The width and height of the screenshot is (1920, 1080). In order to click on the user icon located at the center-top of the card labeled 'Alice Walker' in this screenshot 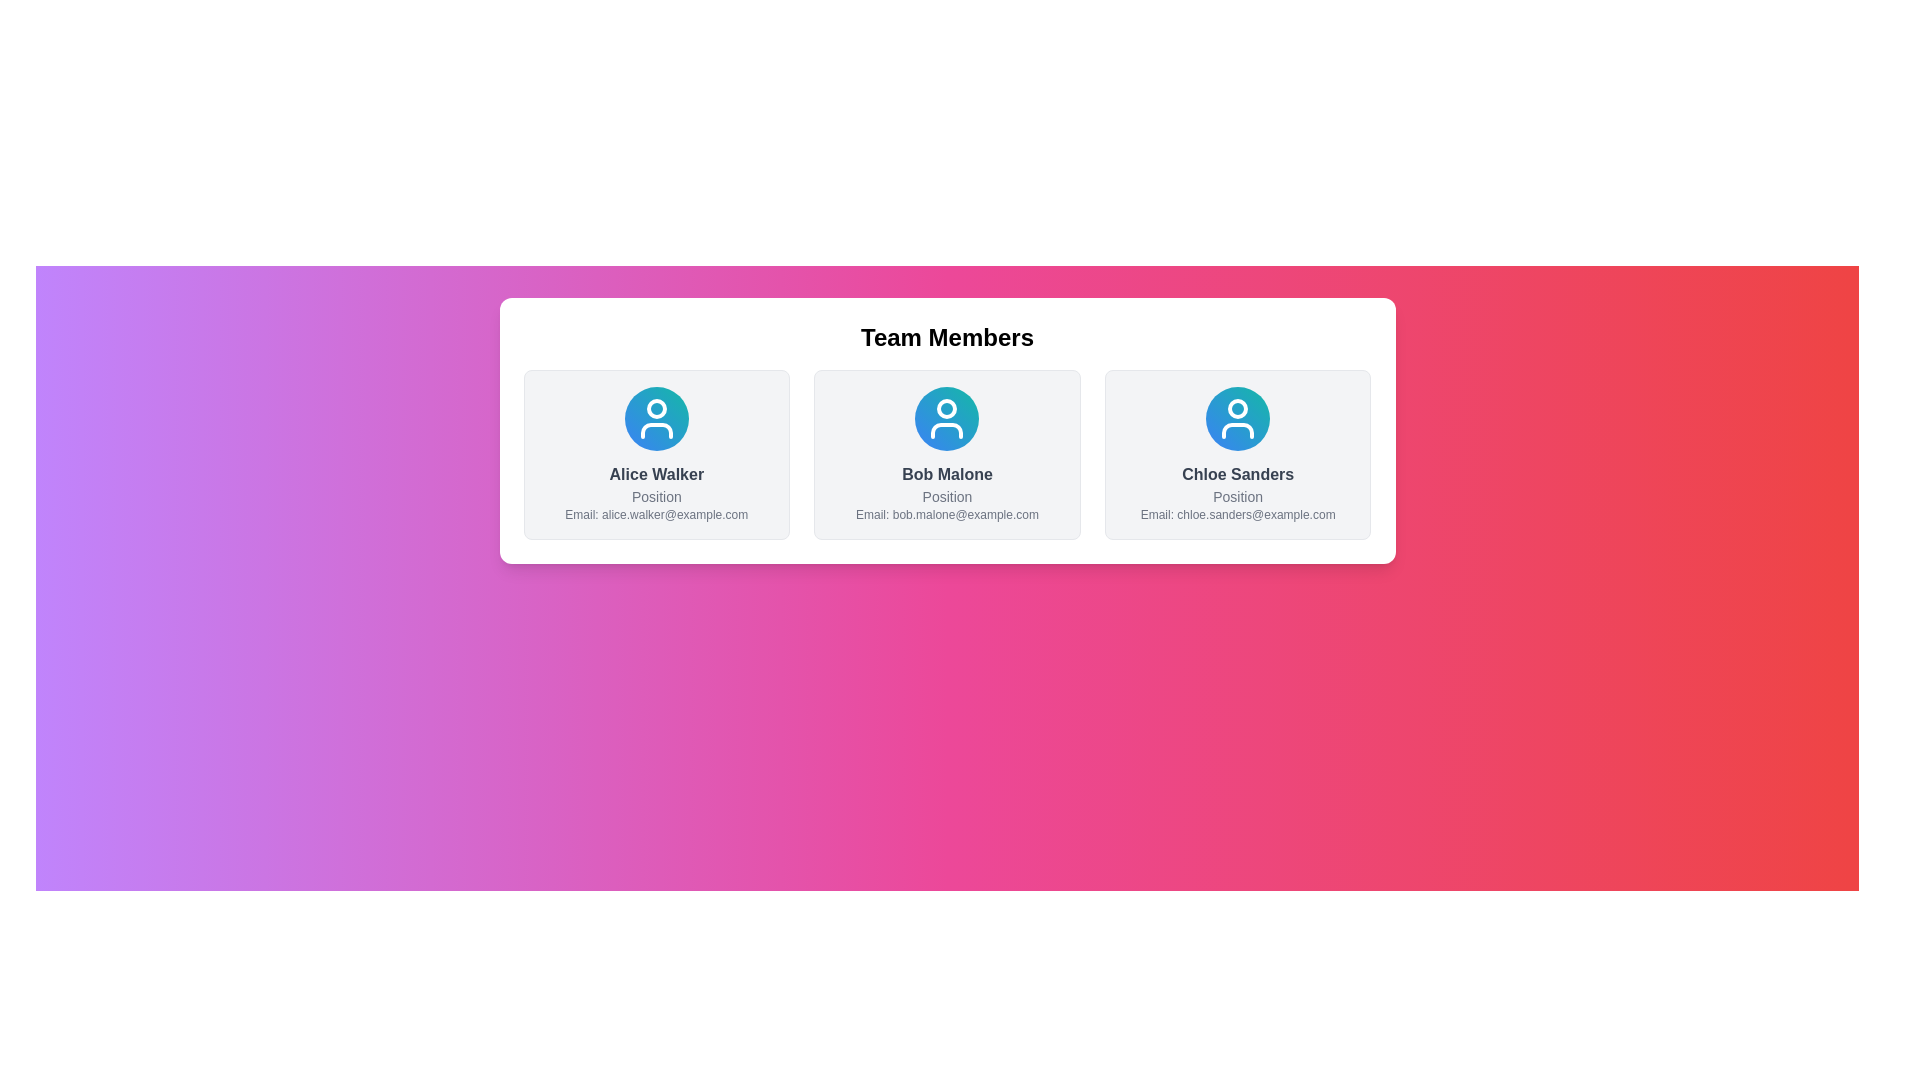, I will do `click(656, 418)`.